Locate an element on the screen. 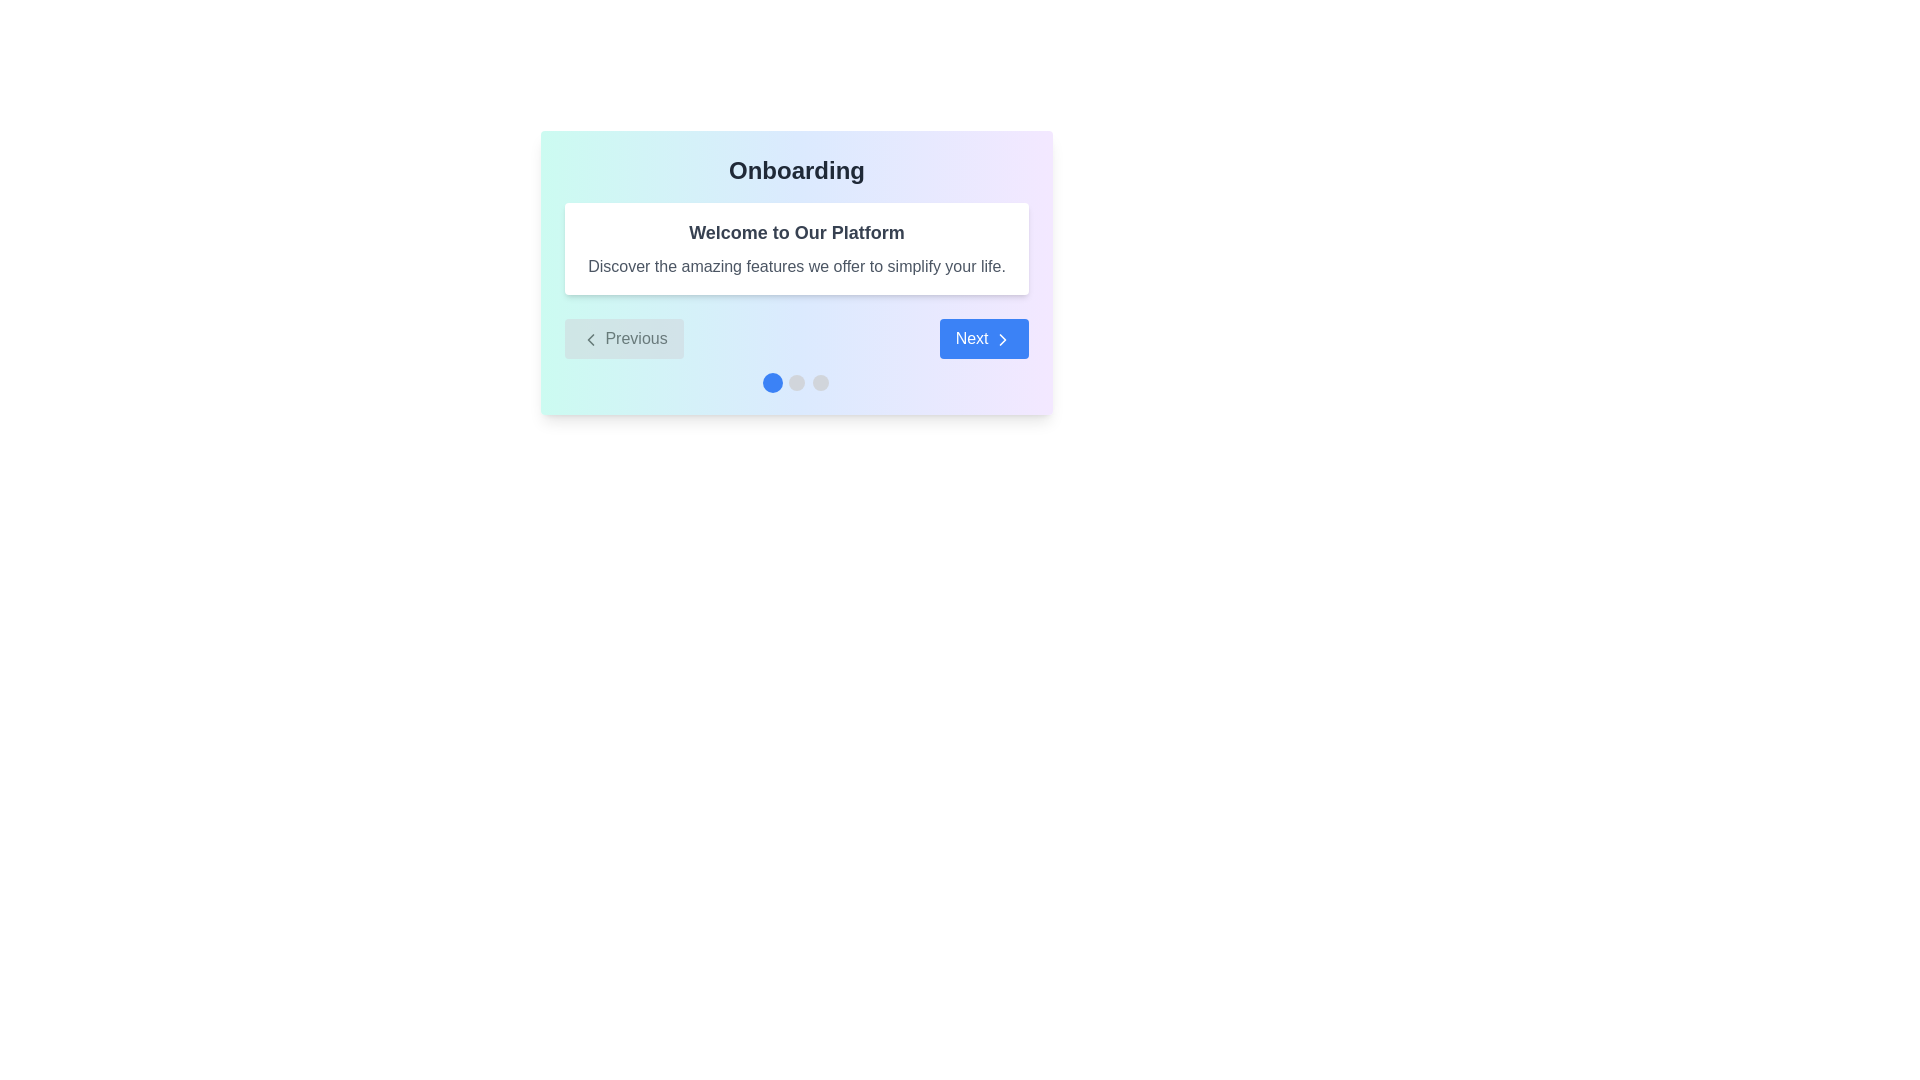  the left-pointing chevron icon within the 'Previous' button located in the gray section of the interface is located at coordinates (589, 338).